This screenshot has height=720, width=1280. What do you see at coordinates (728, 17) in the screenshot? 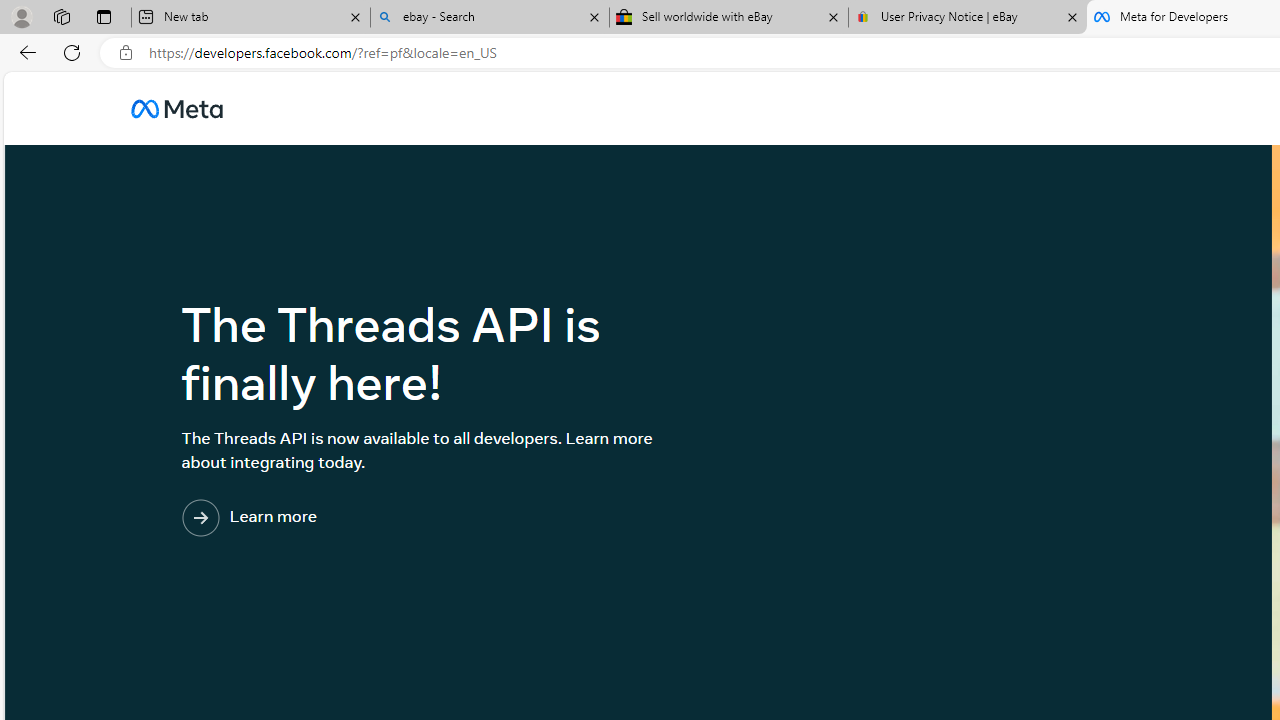
I see `'Sell worldwide with eBay'` at bounding box center [728, 17].